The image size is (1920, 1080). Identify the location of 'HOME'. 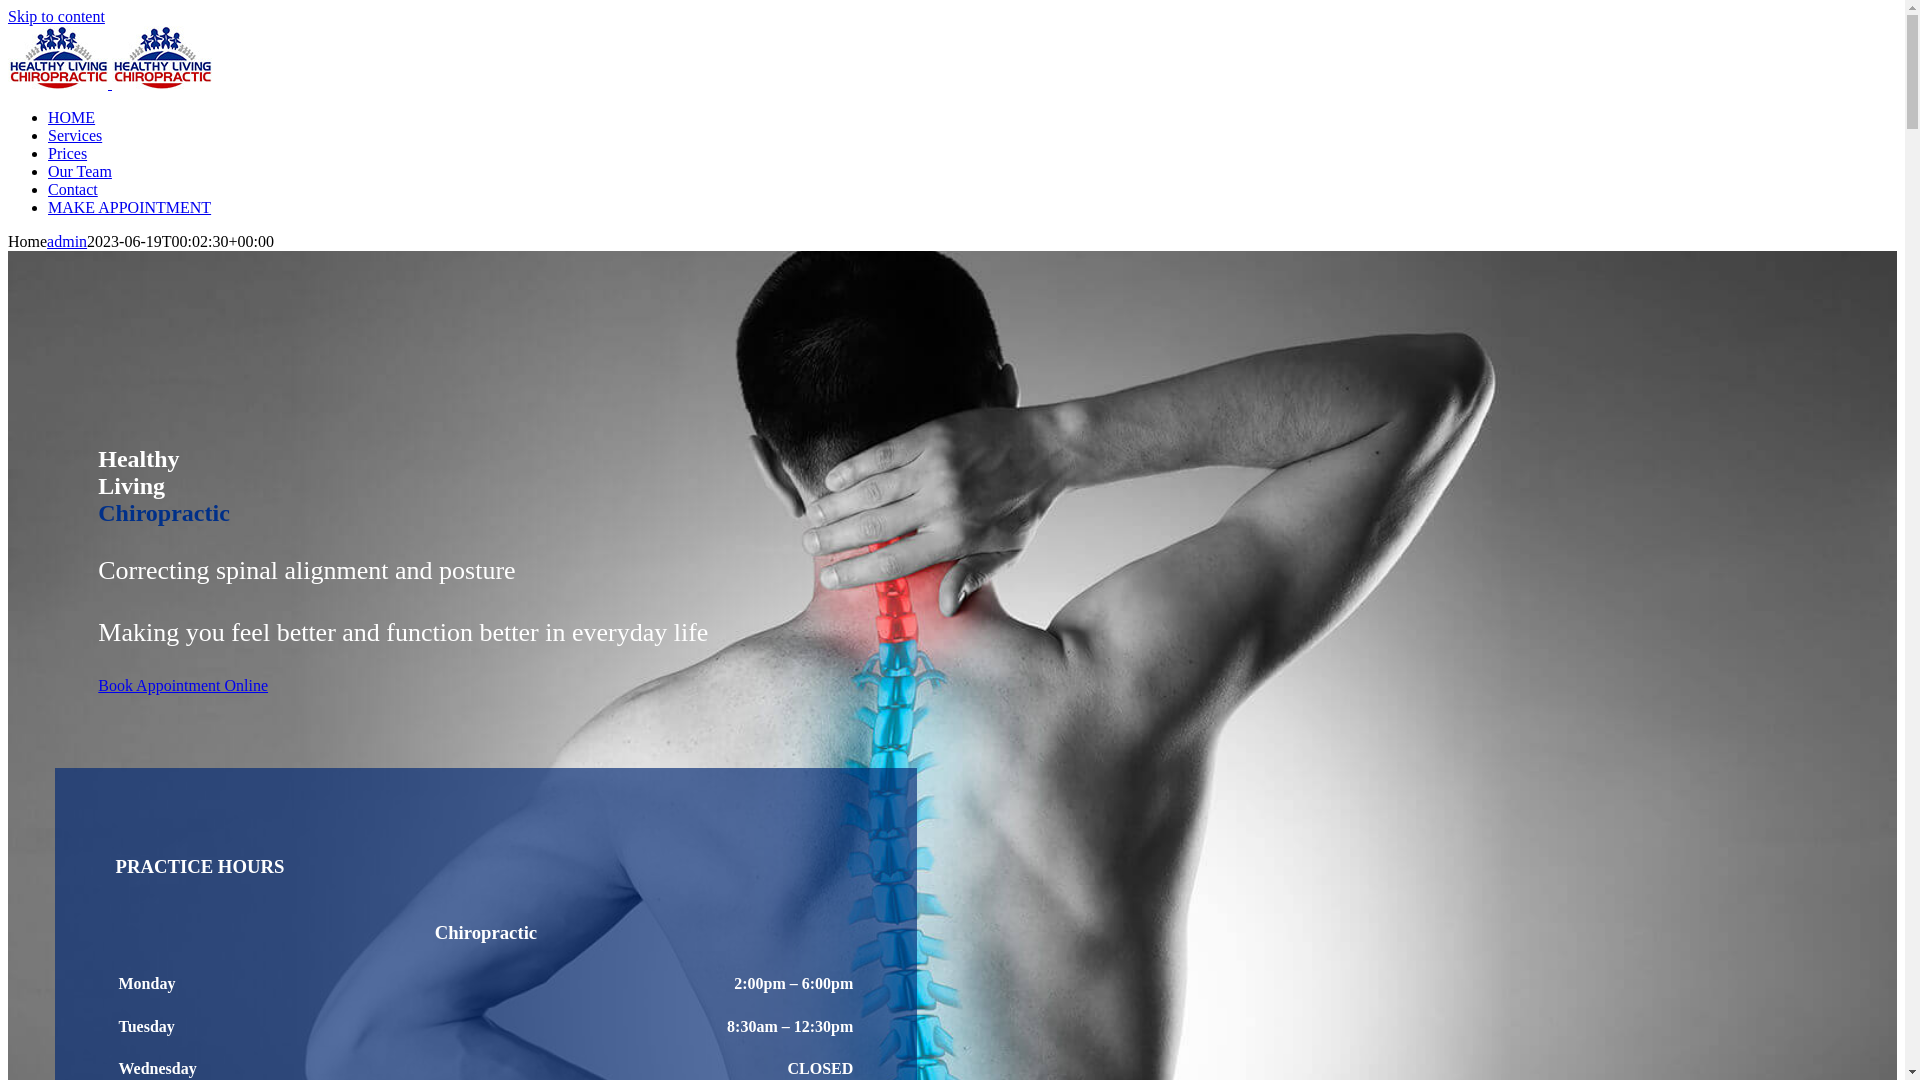
(71, 117).